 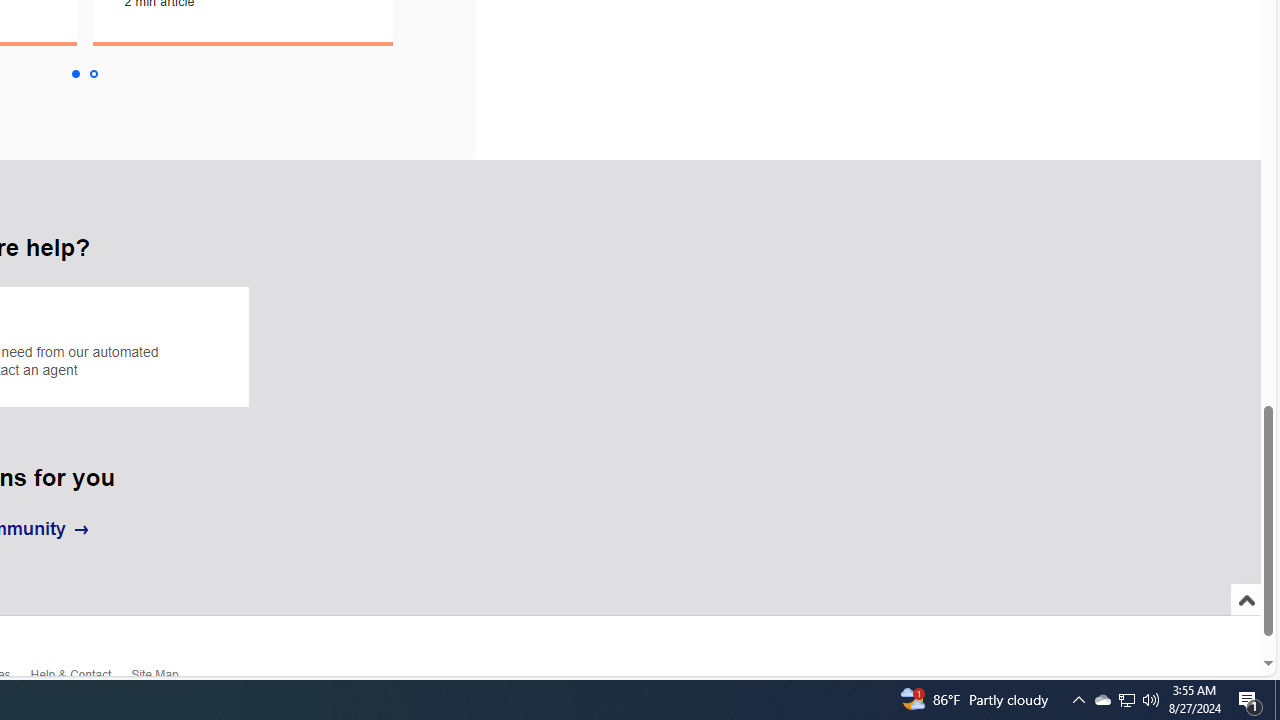 What do you see at coordinates (1245, 598) in the screenshot?
I see `'Scroll to top'` at bounding box center [1245, 598].